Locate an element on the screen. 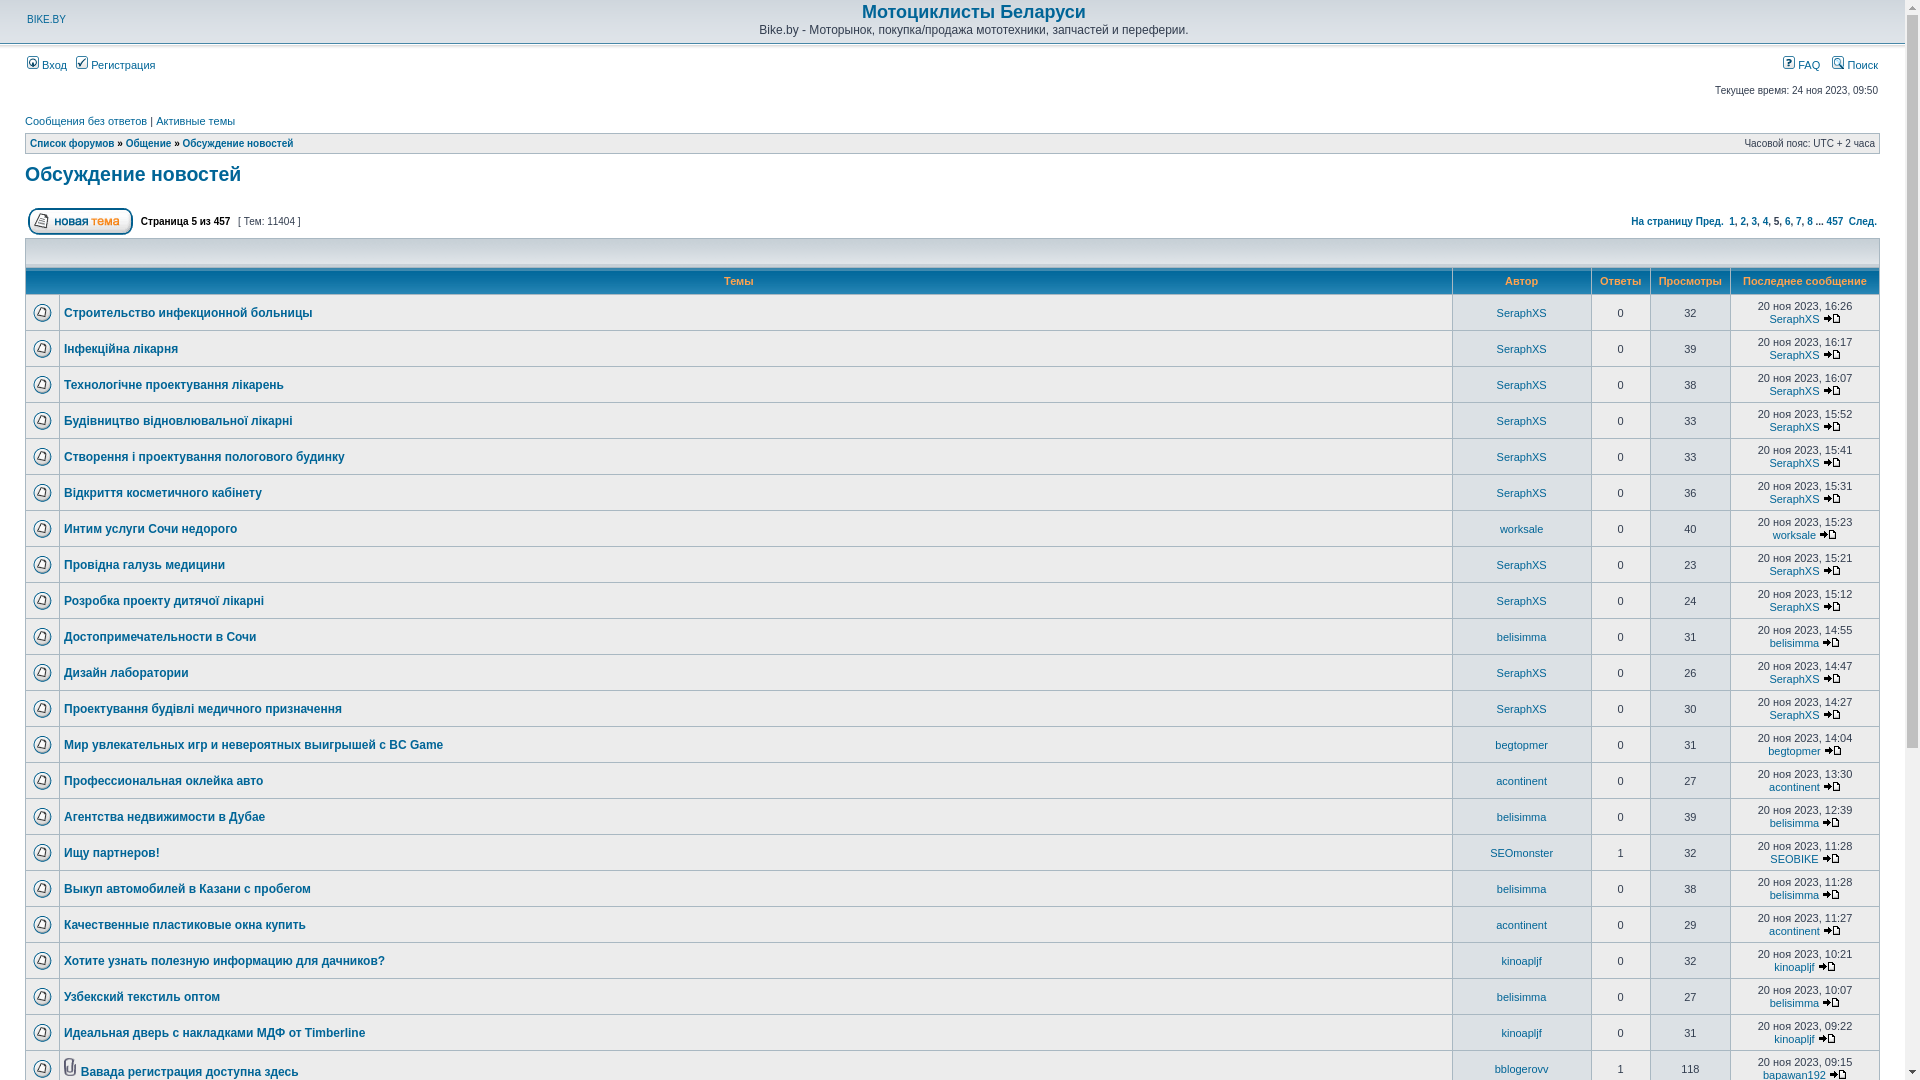 This screenshot has width=1920, height=1080. '4' is located at coordinates (1766, 221).